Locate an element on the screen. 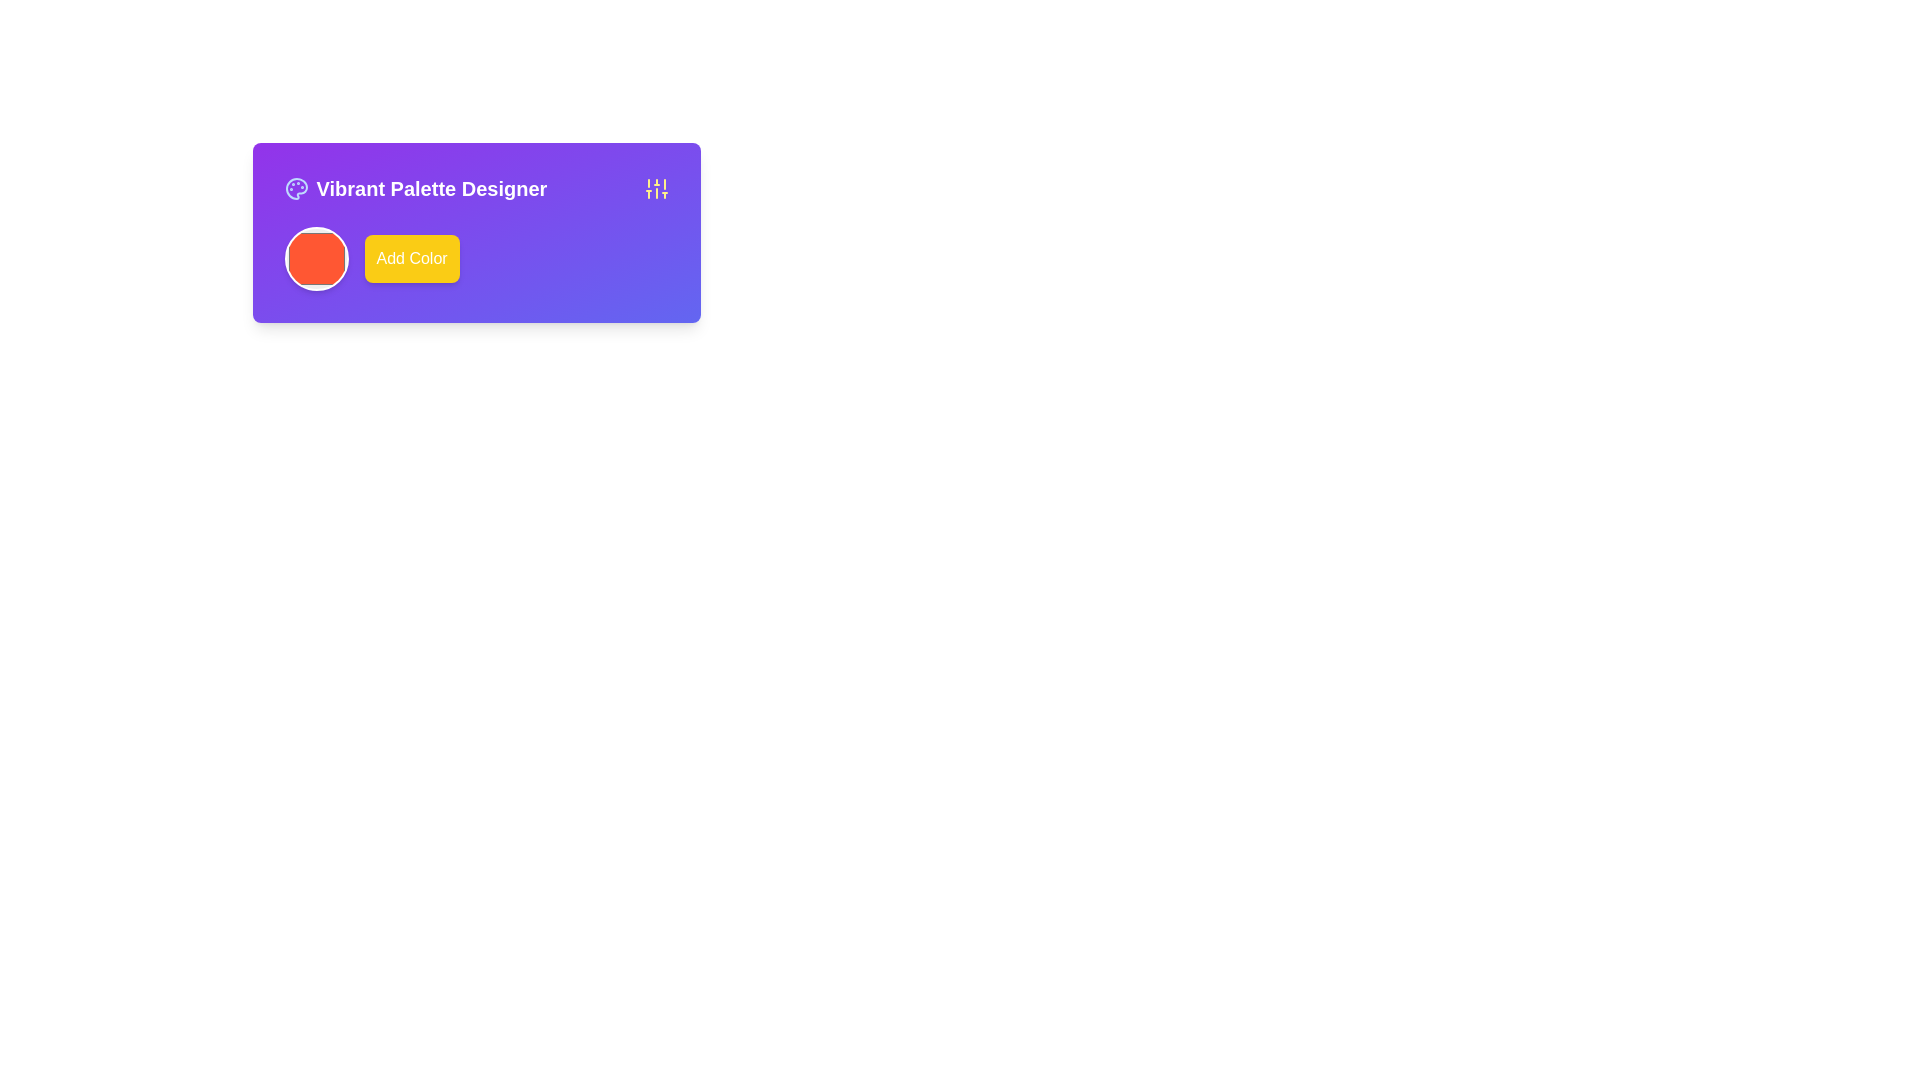  the header section with the text 'Vibrant Palette Designer' and a palette icon on the left side, which has a purple gradient background is located at coordinates (475, 189).